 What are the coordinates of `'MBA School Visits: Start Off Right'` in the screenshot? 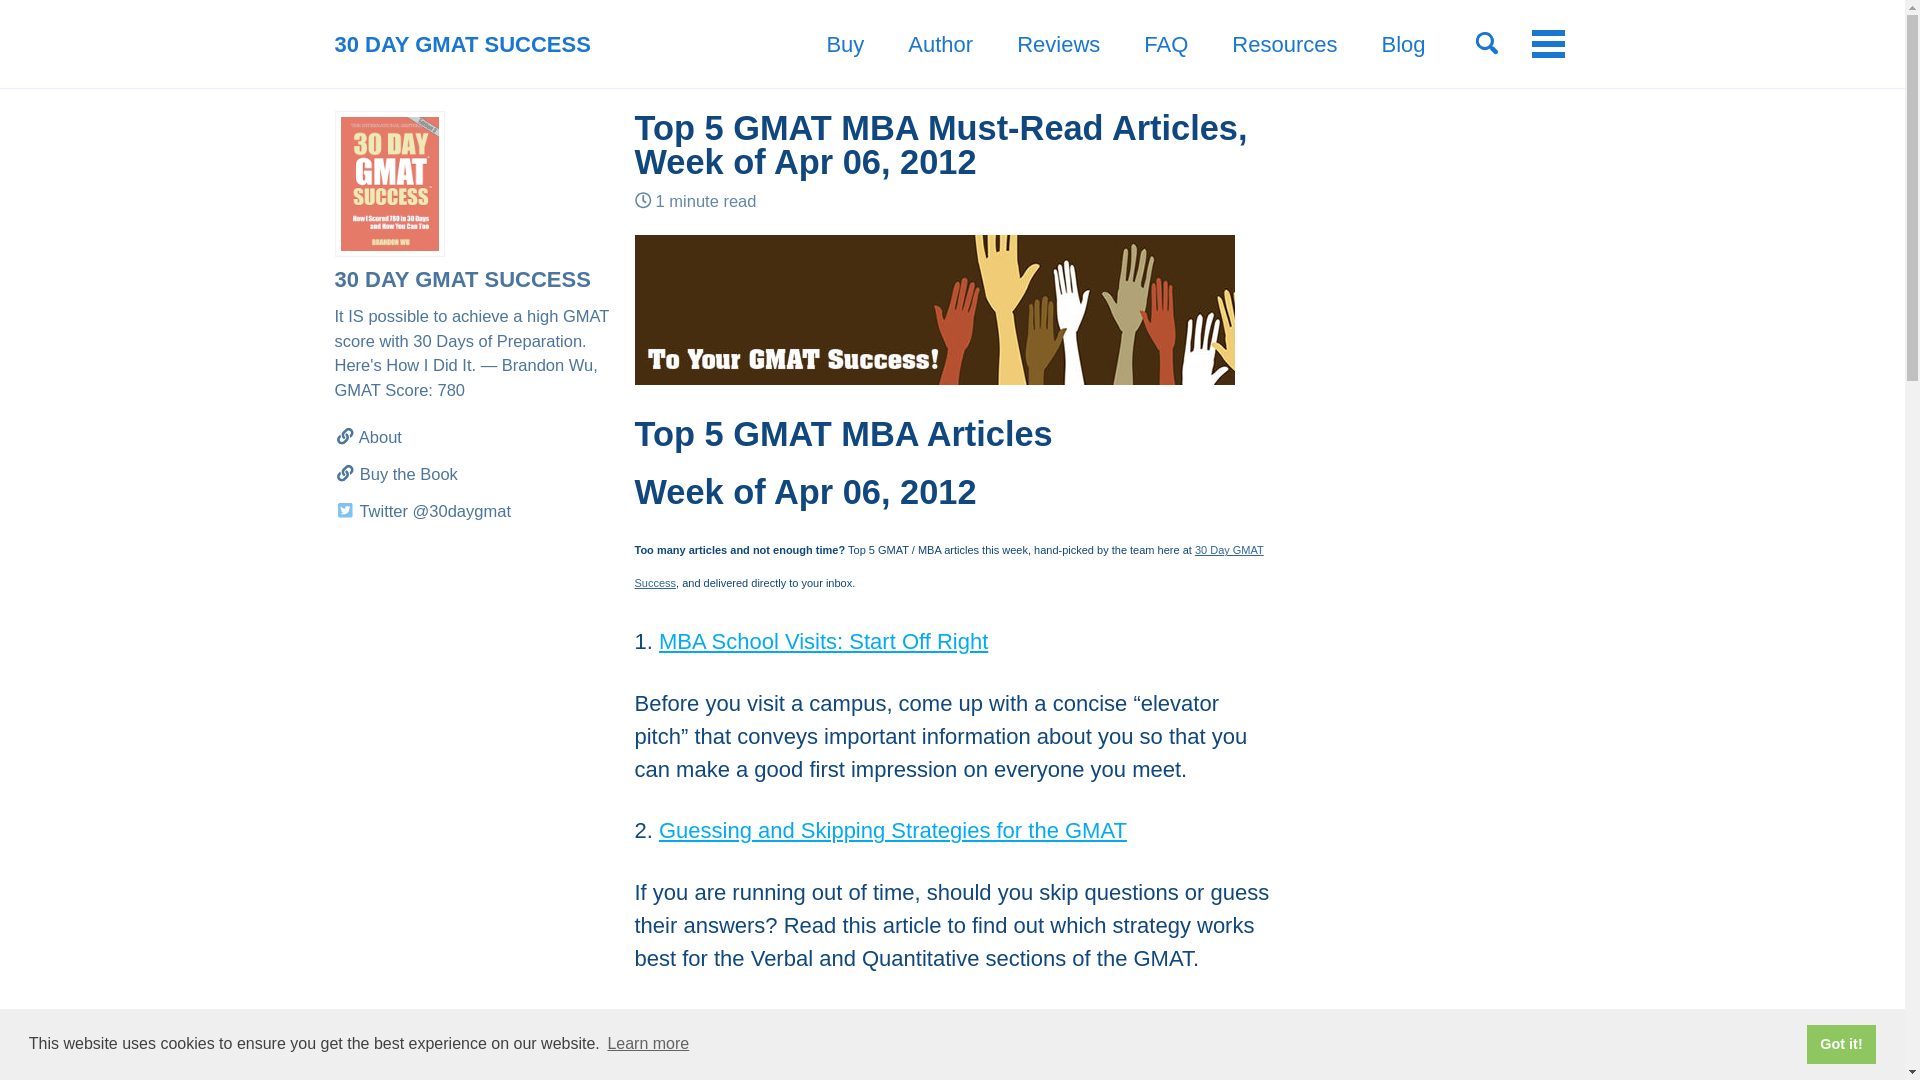 It's located at (823, 641).